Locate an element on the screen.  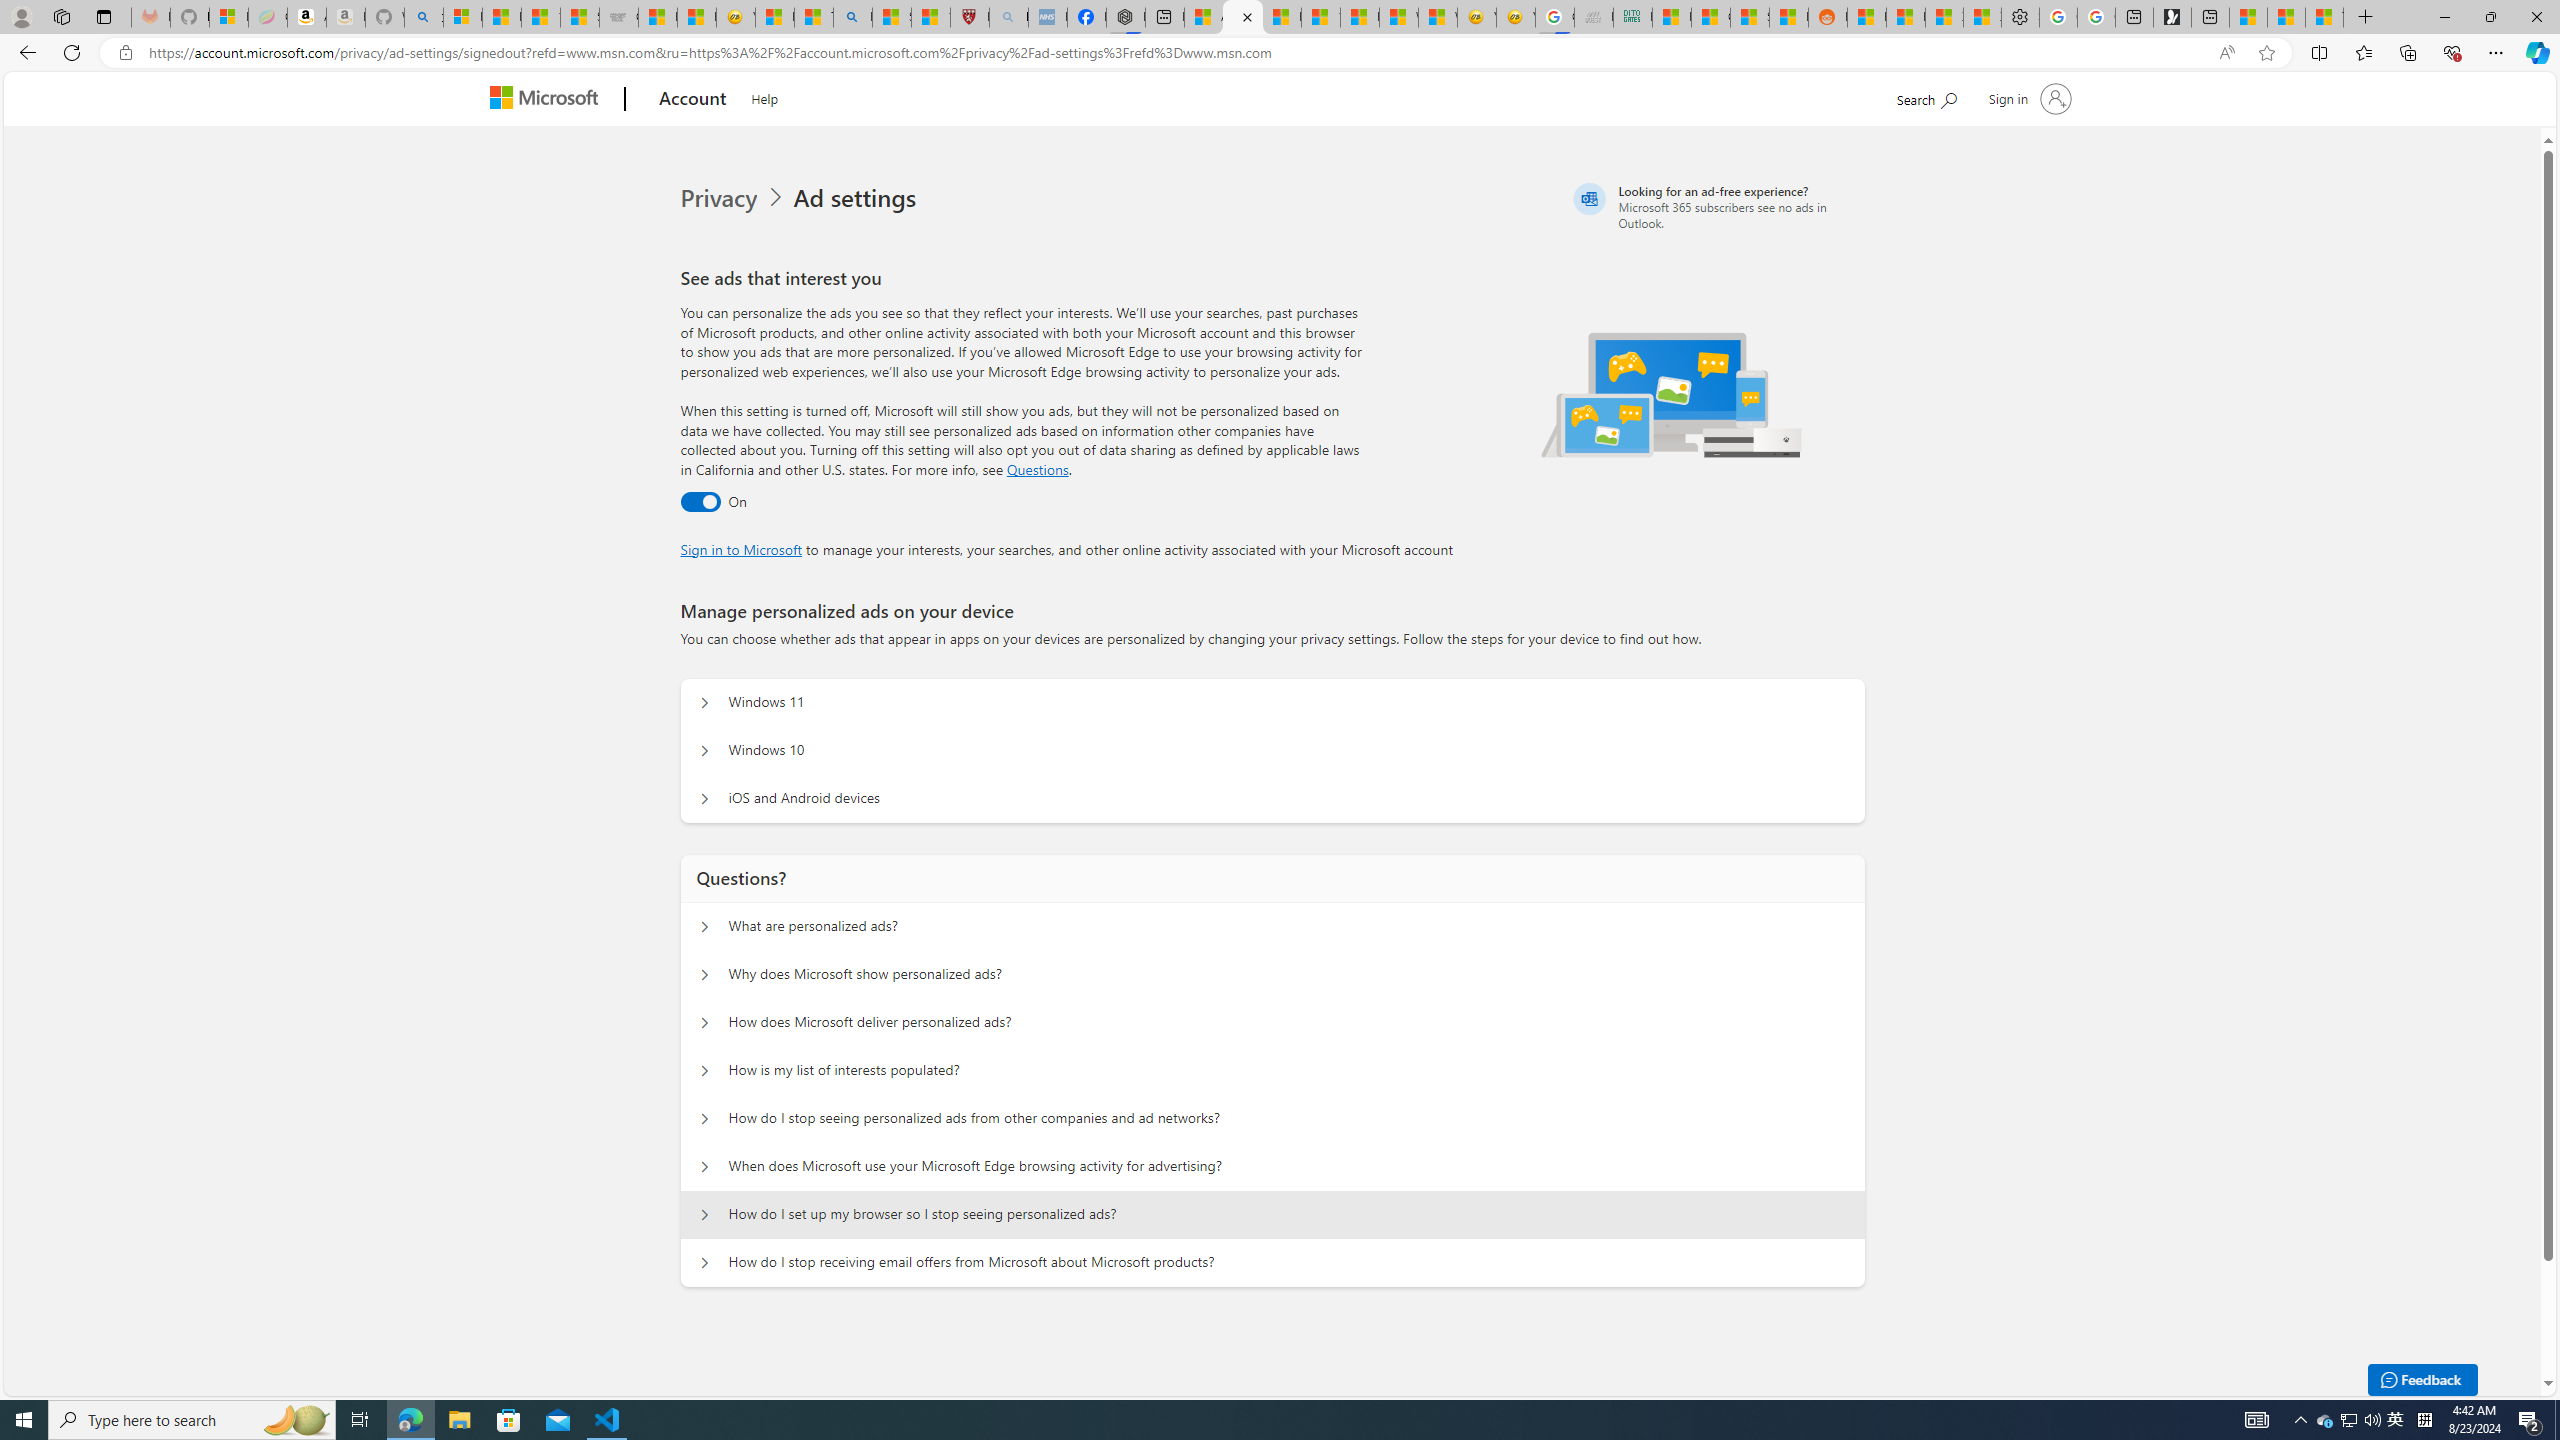
'Looking for an ad-free experience?' is located at coordinates (1716, 206).